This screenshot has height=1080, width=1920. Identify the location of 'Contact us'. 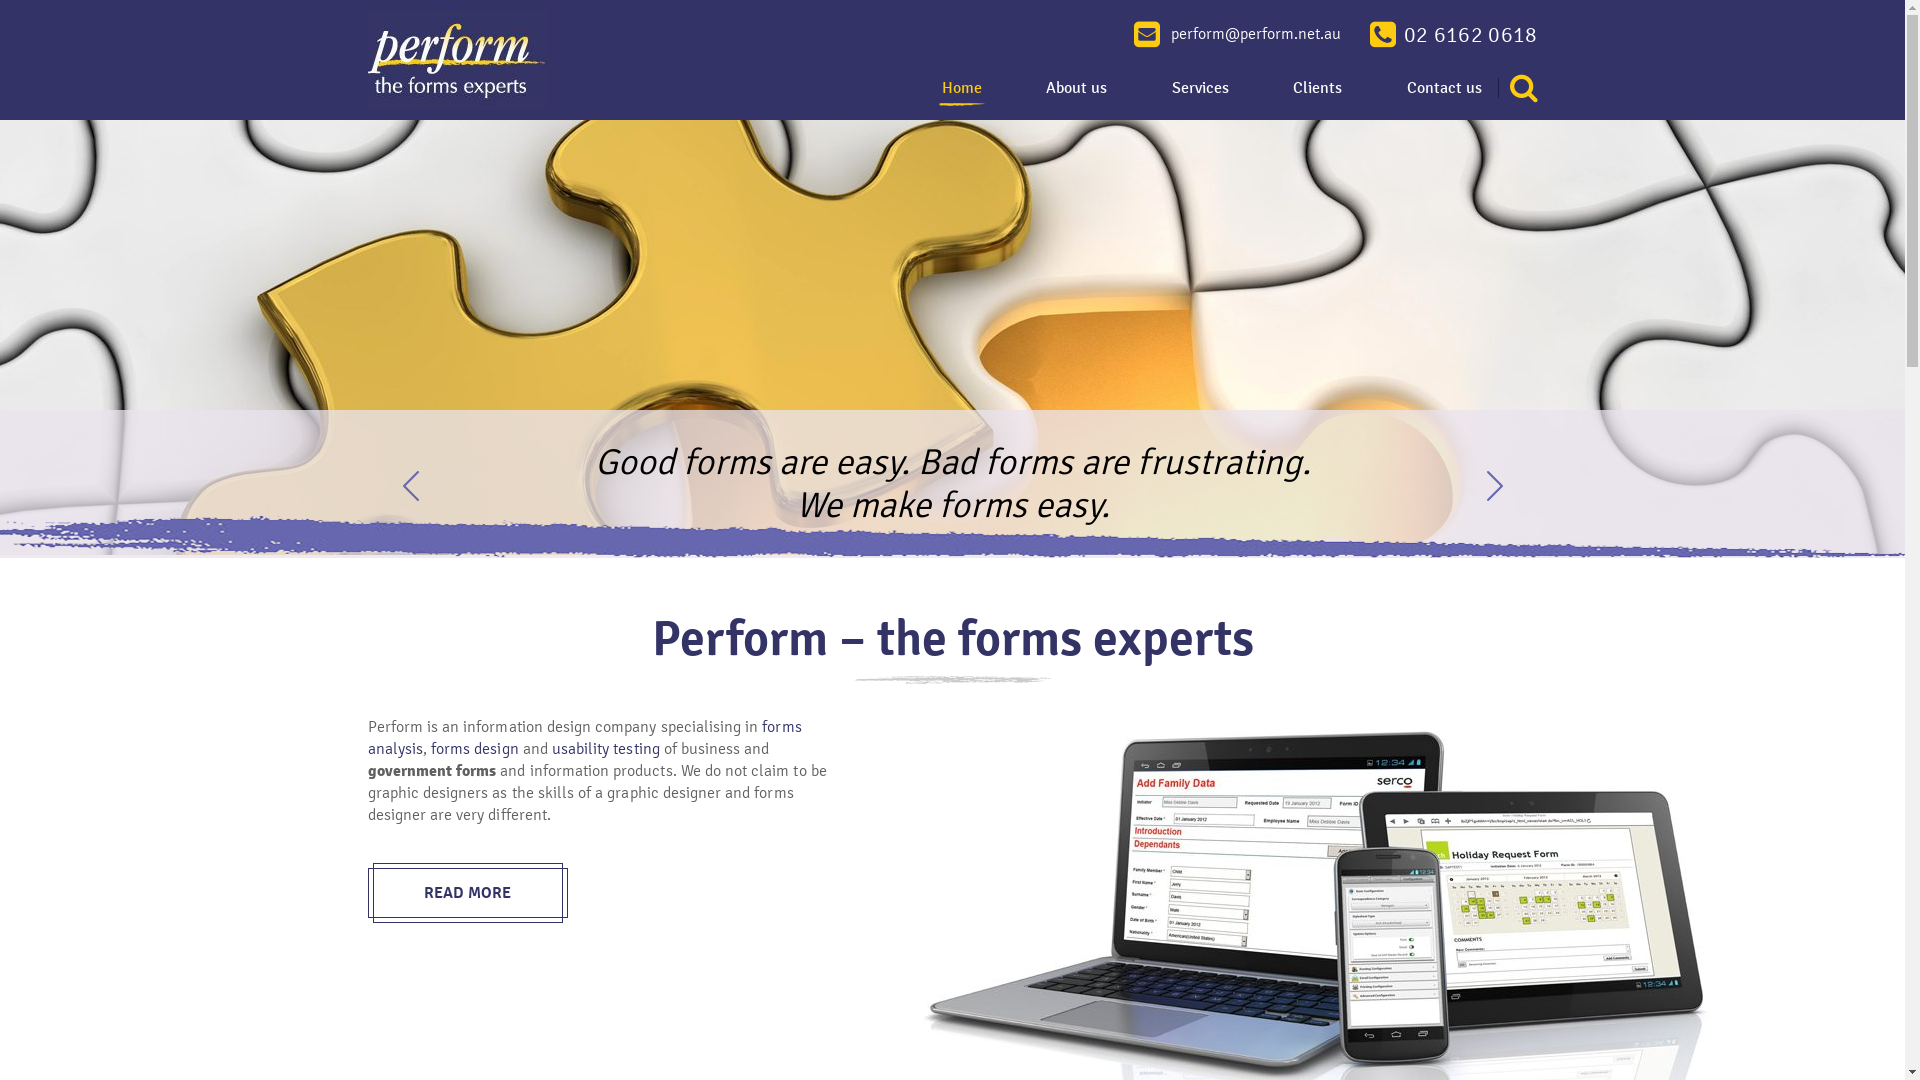
(1444, 95).